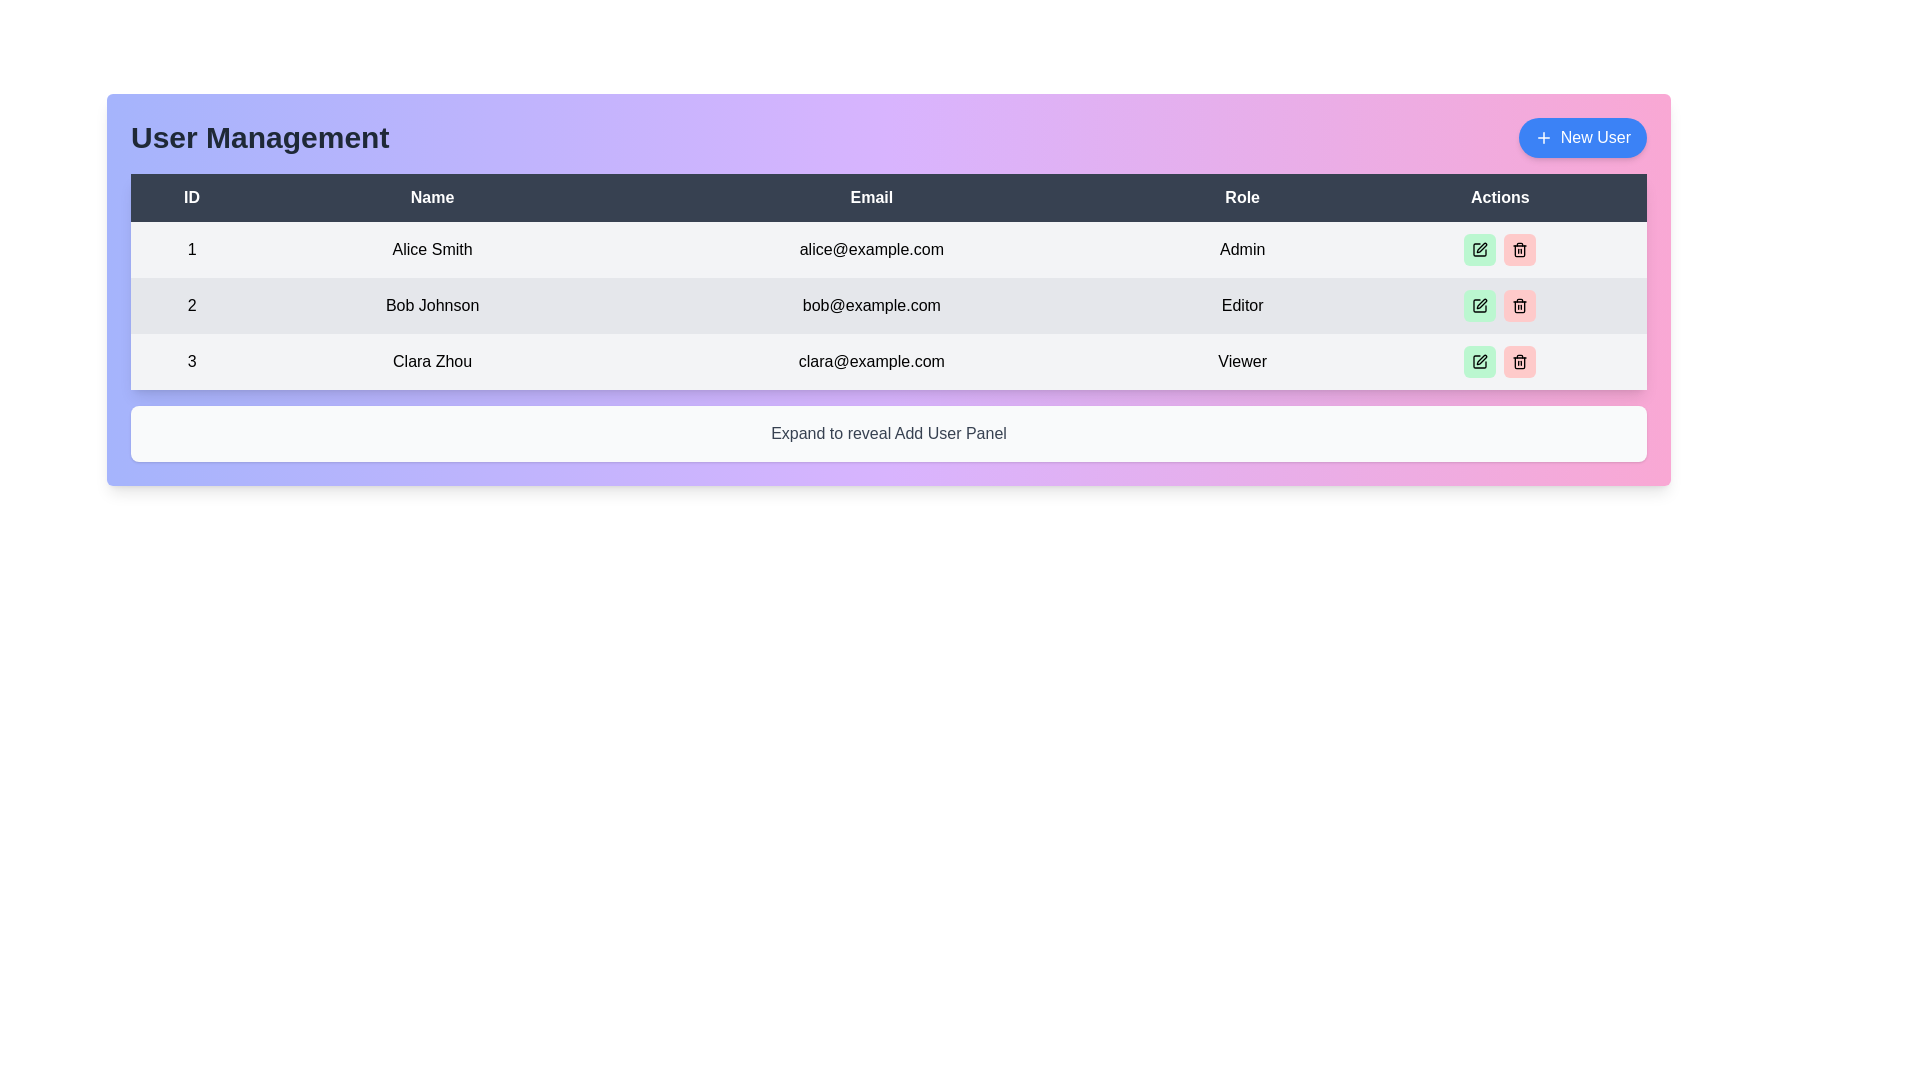 This screenshot has width=1920, height=1080. I want to click on the trash icon in the 'Actions' column of the first row of the user table to invoke deletion, so click(1520, 249).